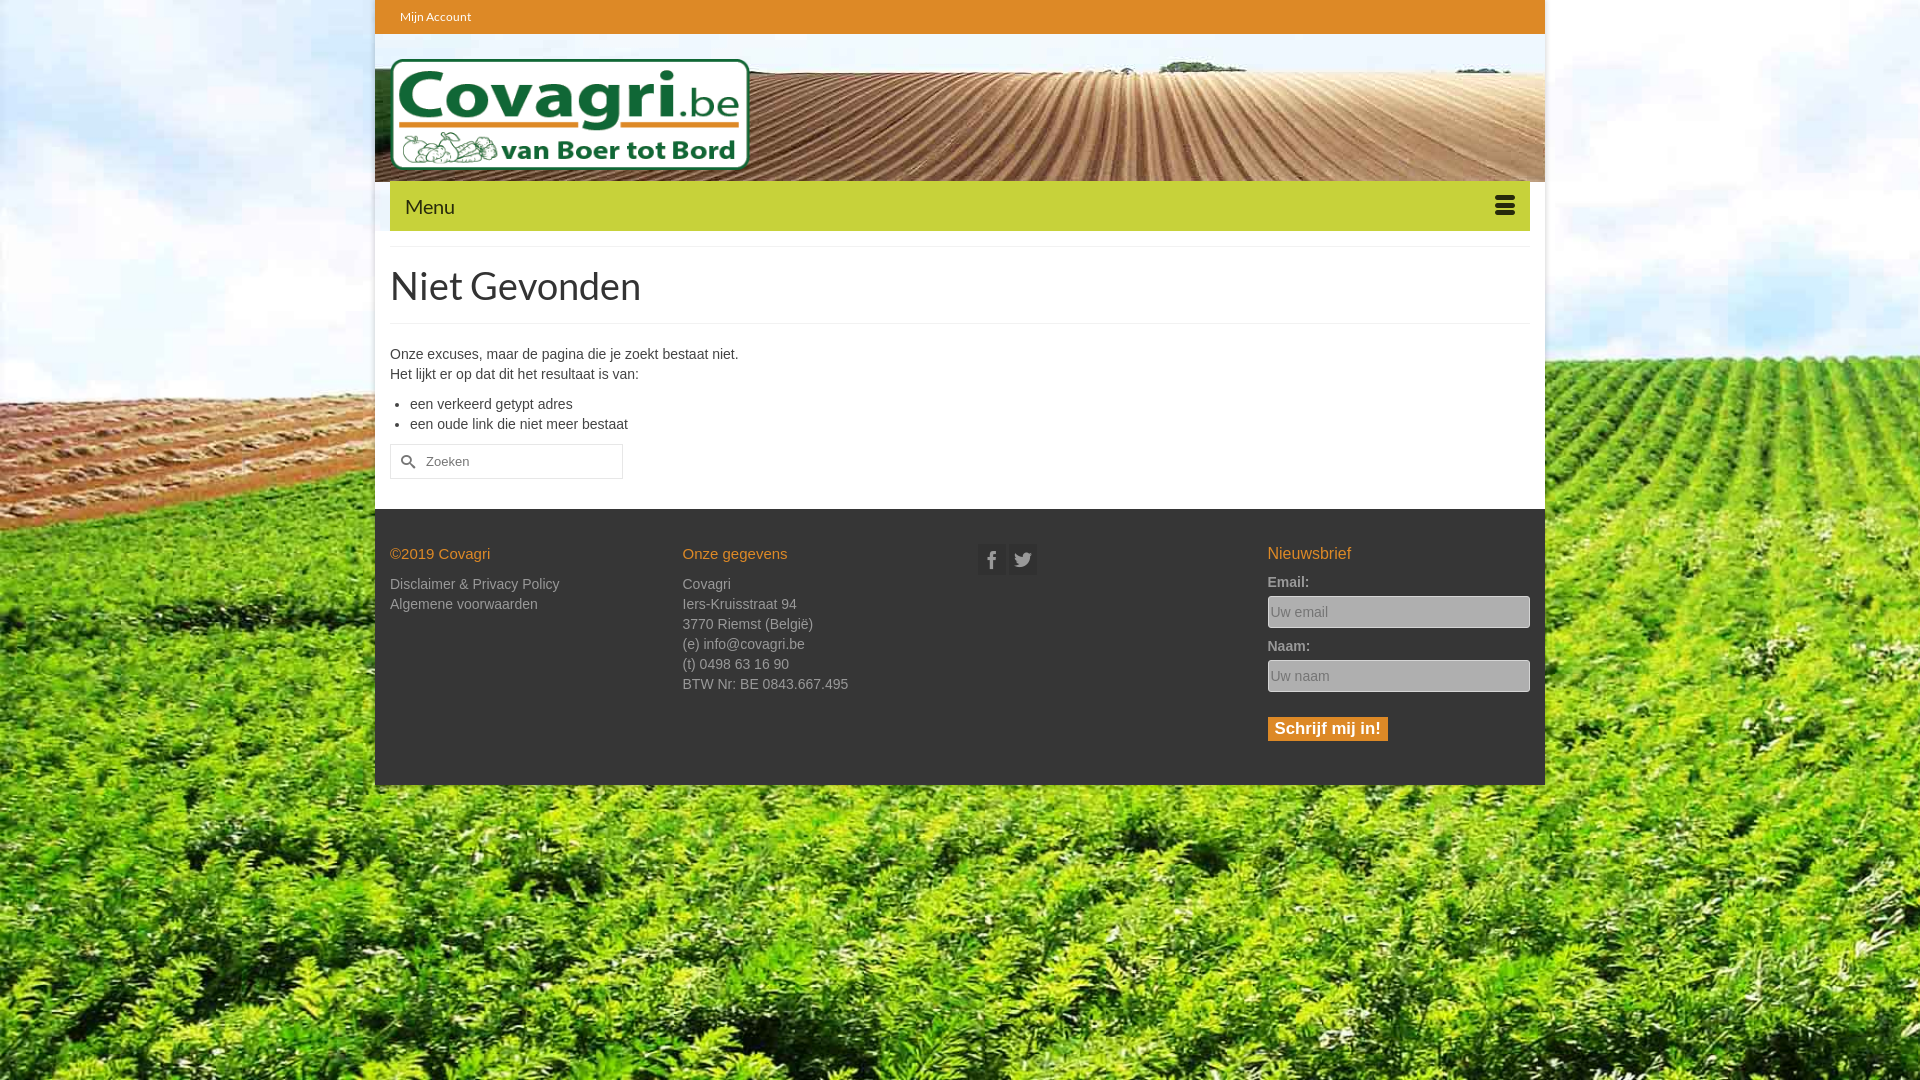 This screenshot has height=1080, width=1920. What do you see at coordinates (569, 114) in the screenshot?
I see `'Covagri.be'` at bounding box center [569, 114].